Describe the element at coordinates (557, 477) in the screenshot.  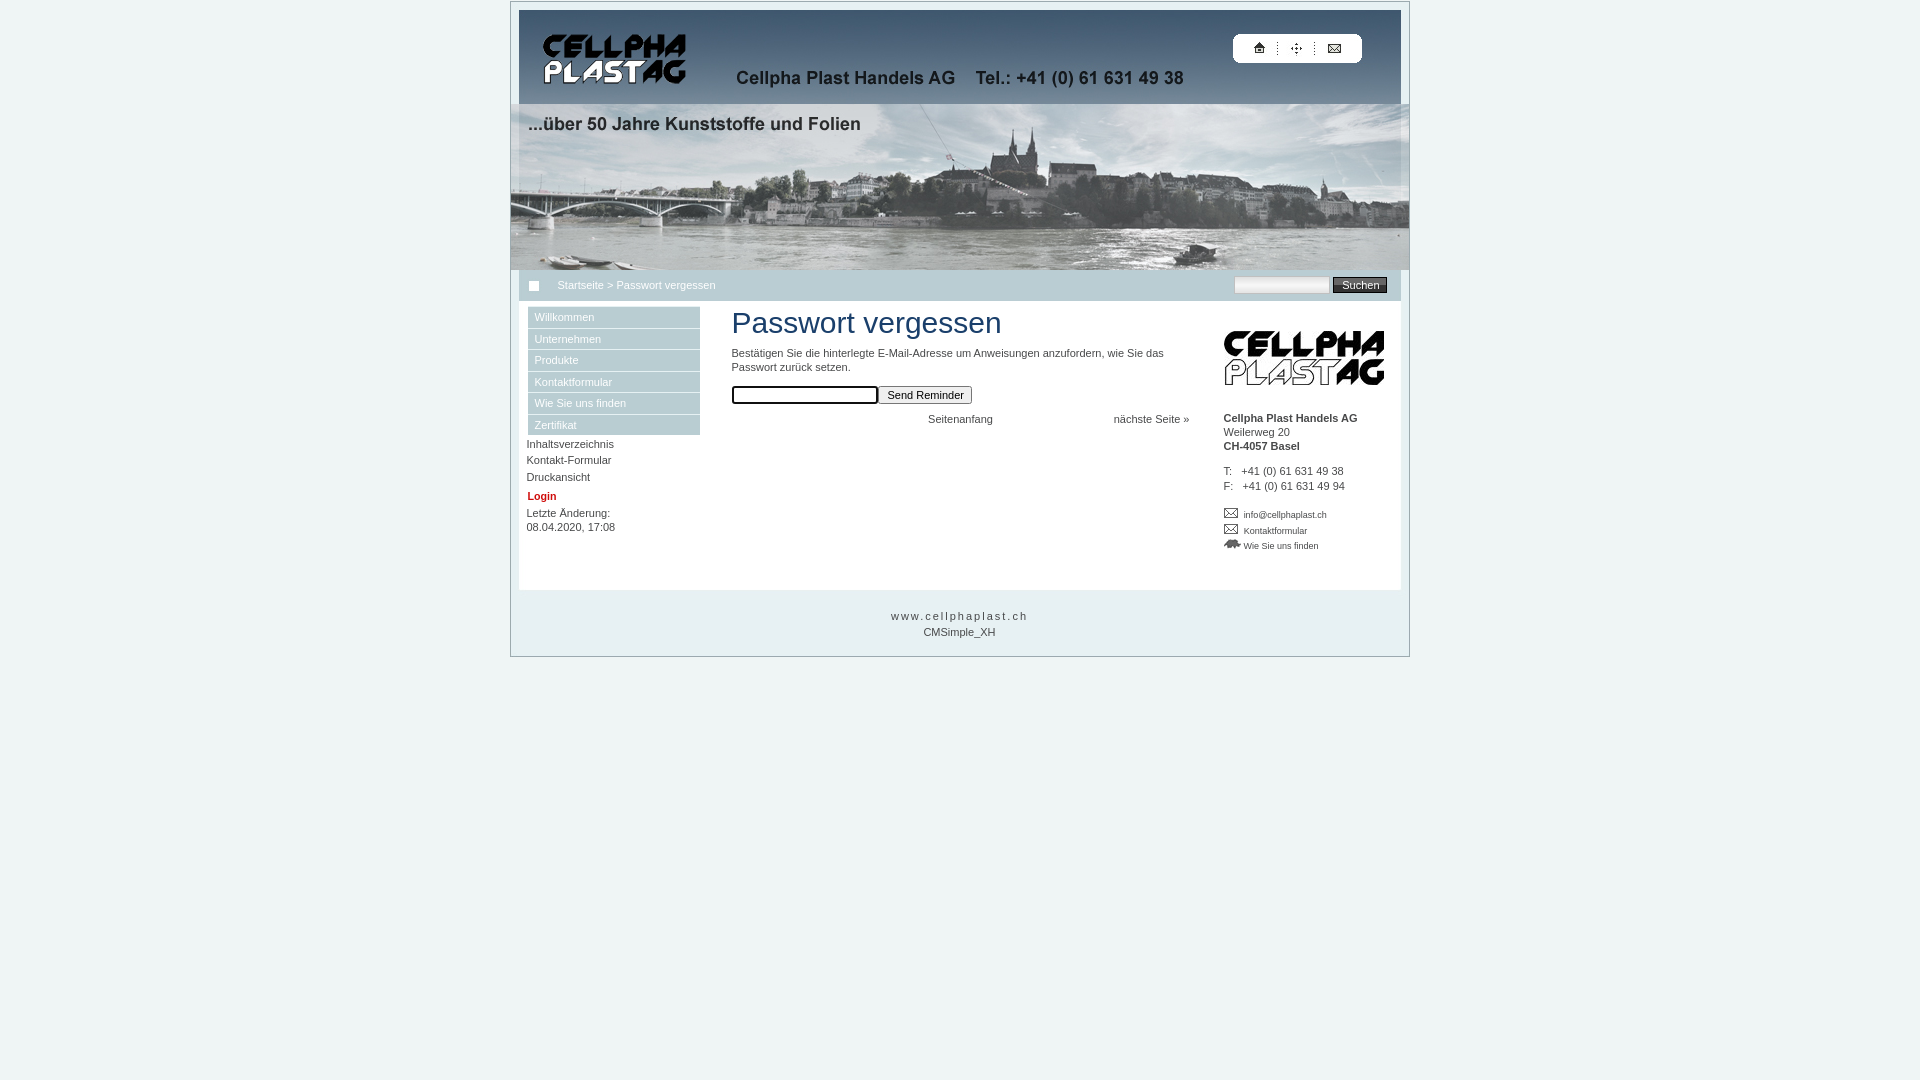
I see `'Druckansicht'` at that location.